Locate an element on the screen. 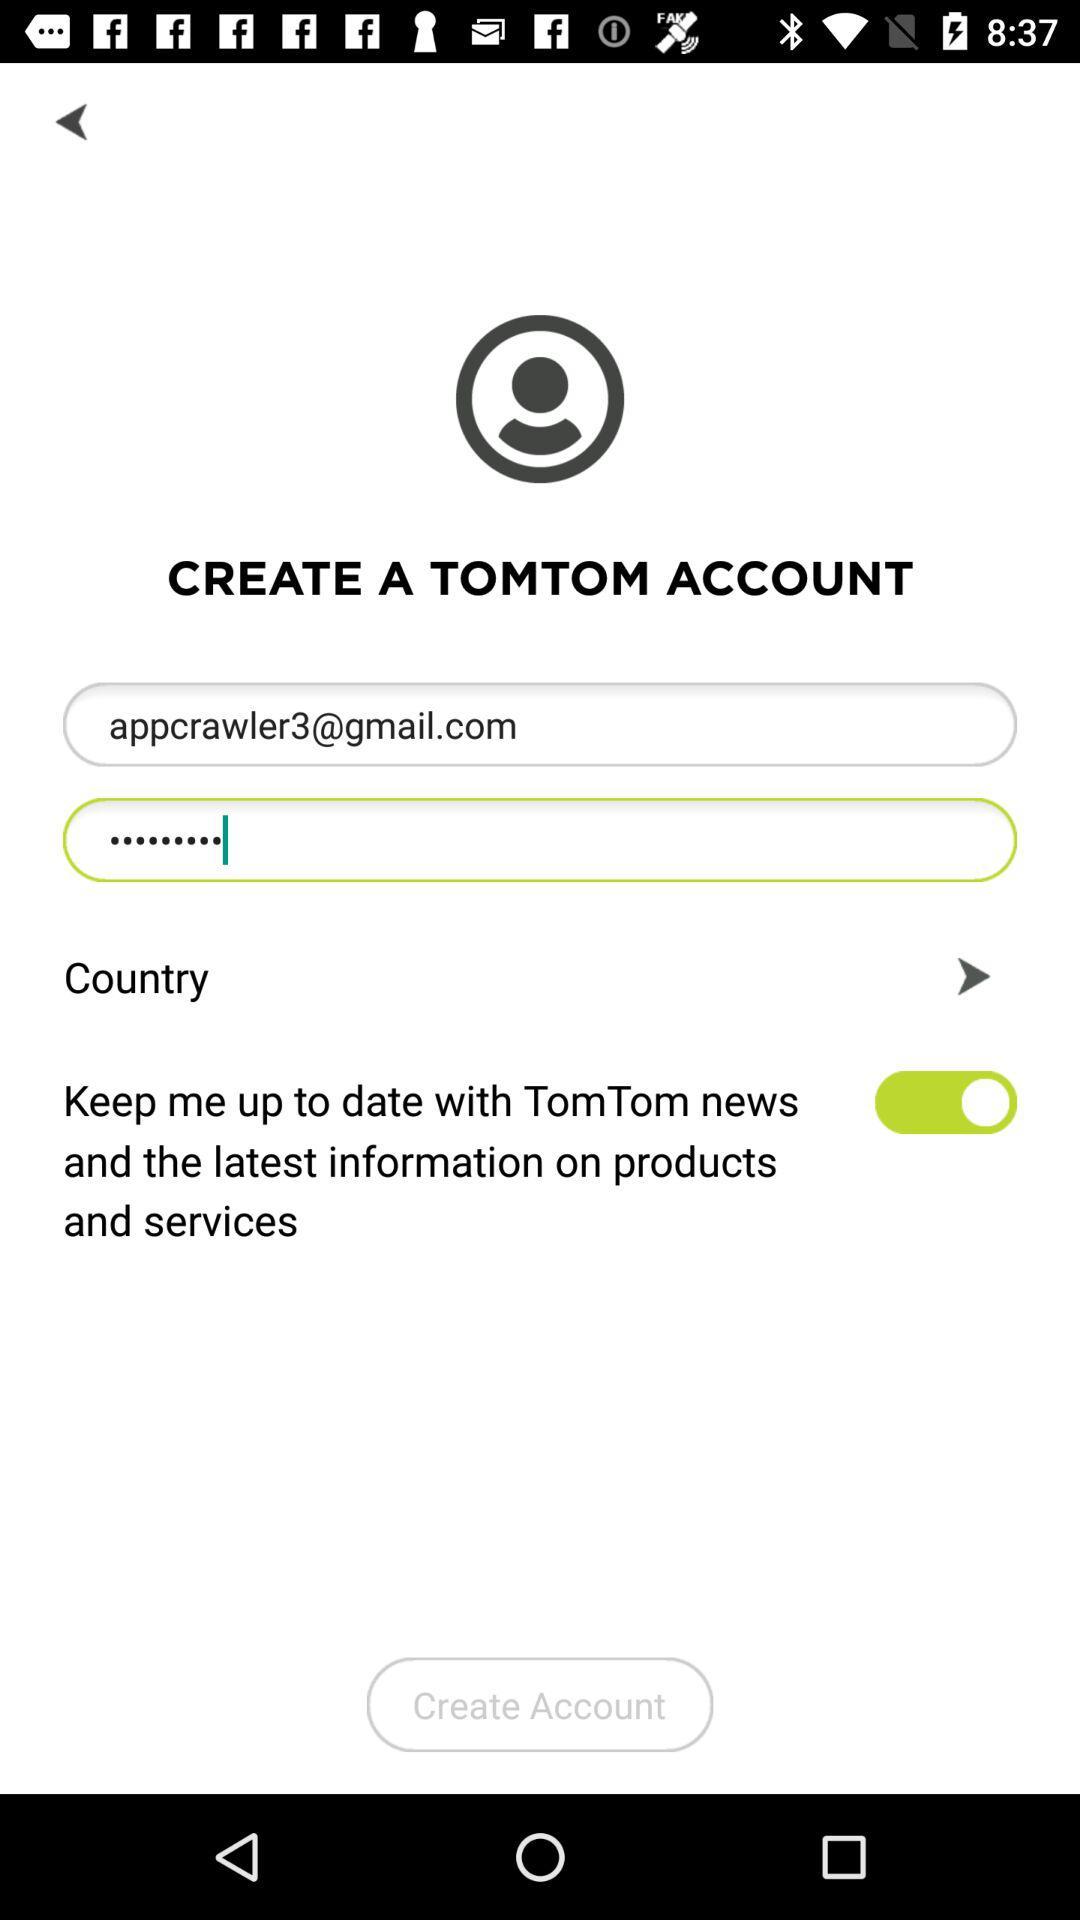 This screenshot has height=1920, width=1080. go back is located at coordinates (72, 119).